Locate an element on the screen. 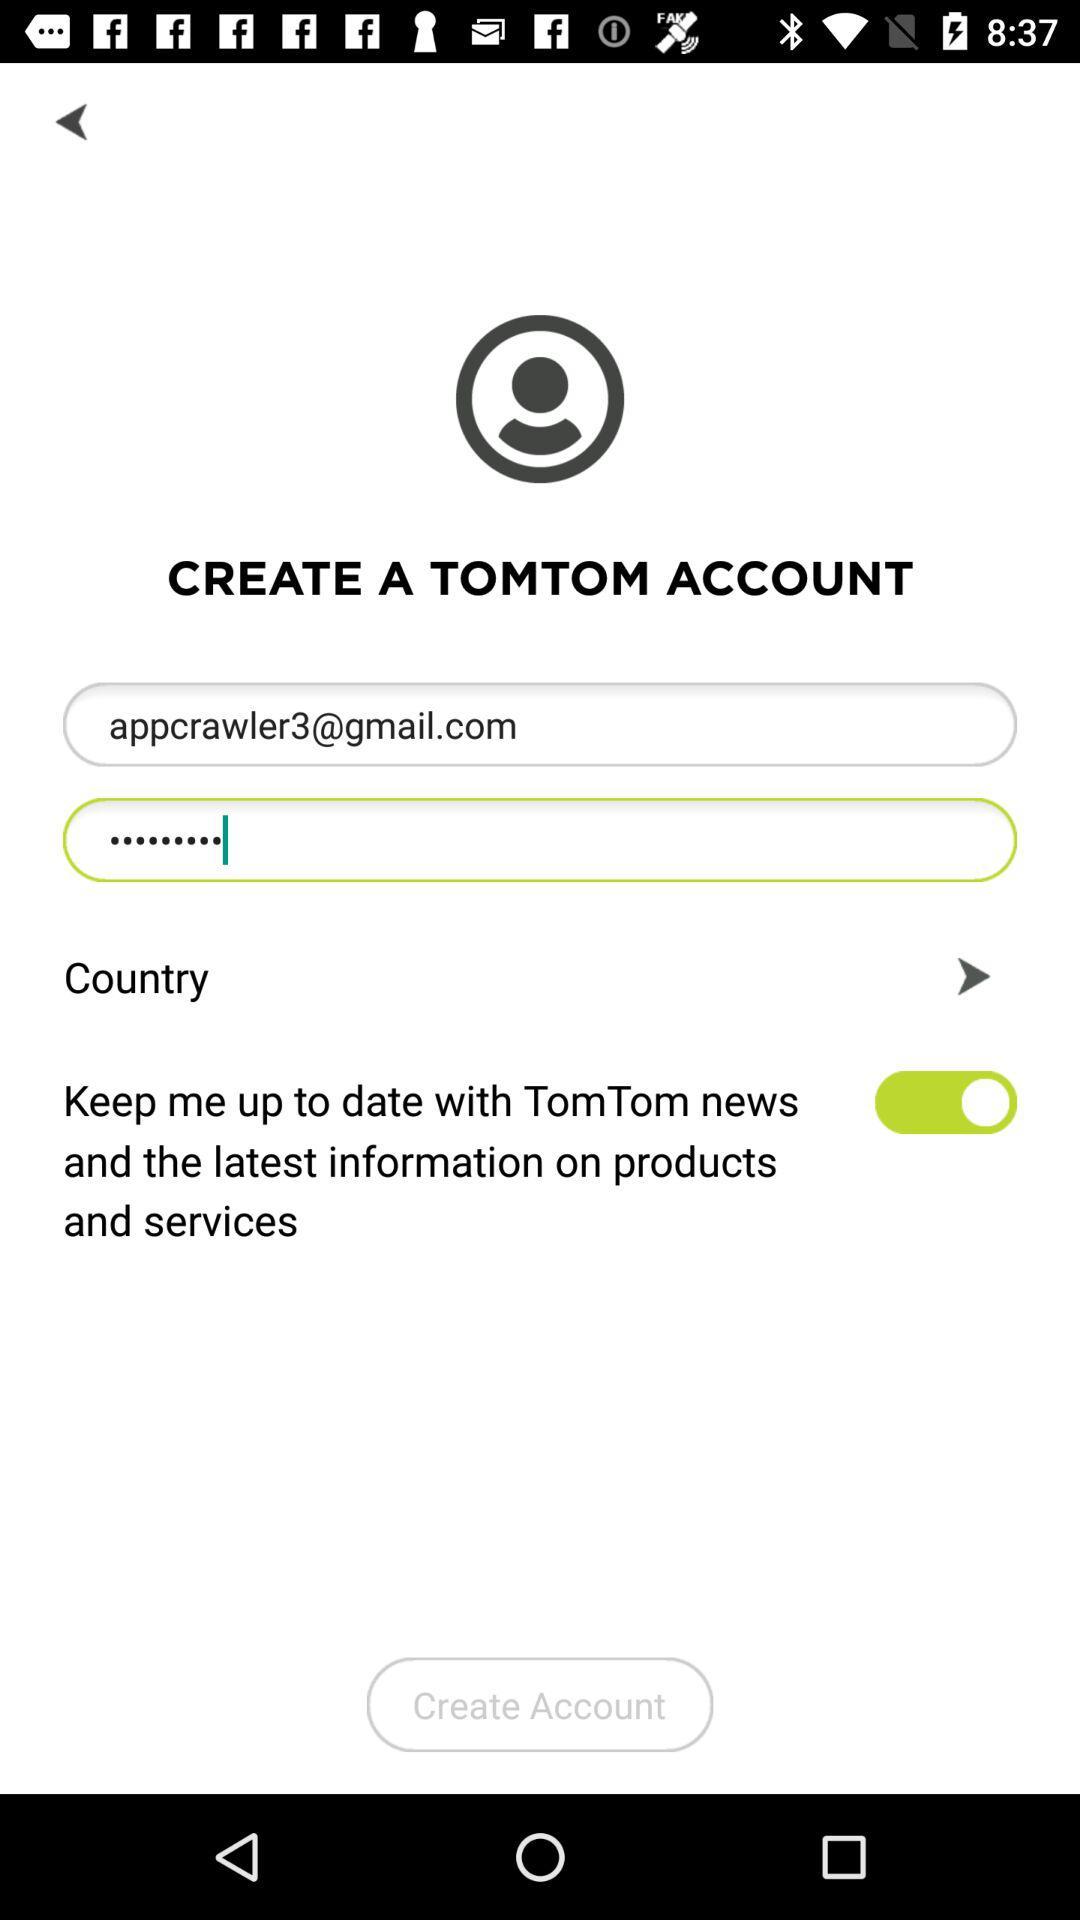 This screenshot has height=1920, width=1080. go back is located at coordinates (72, 119).